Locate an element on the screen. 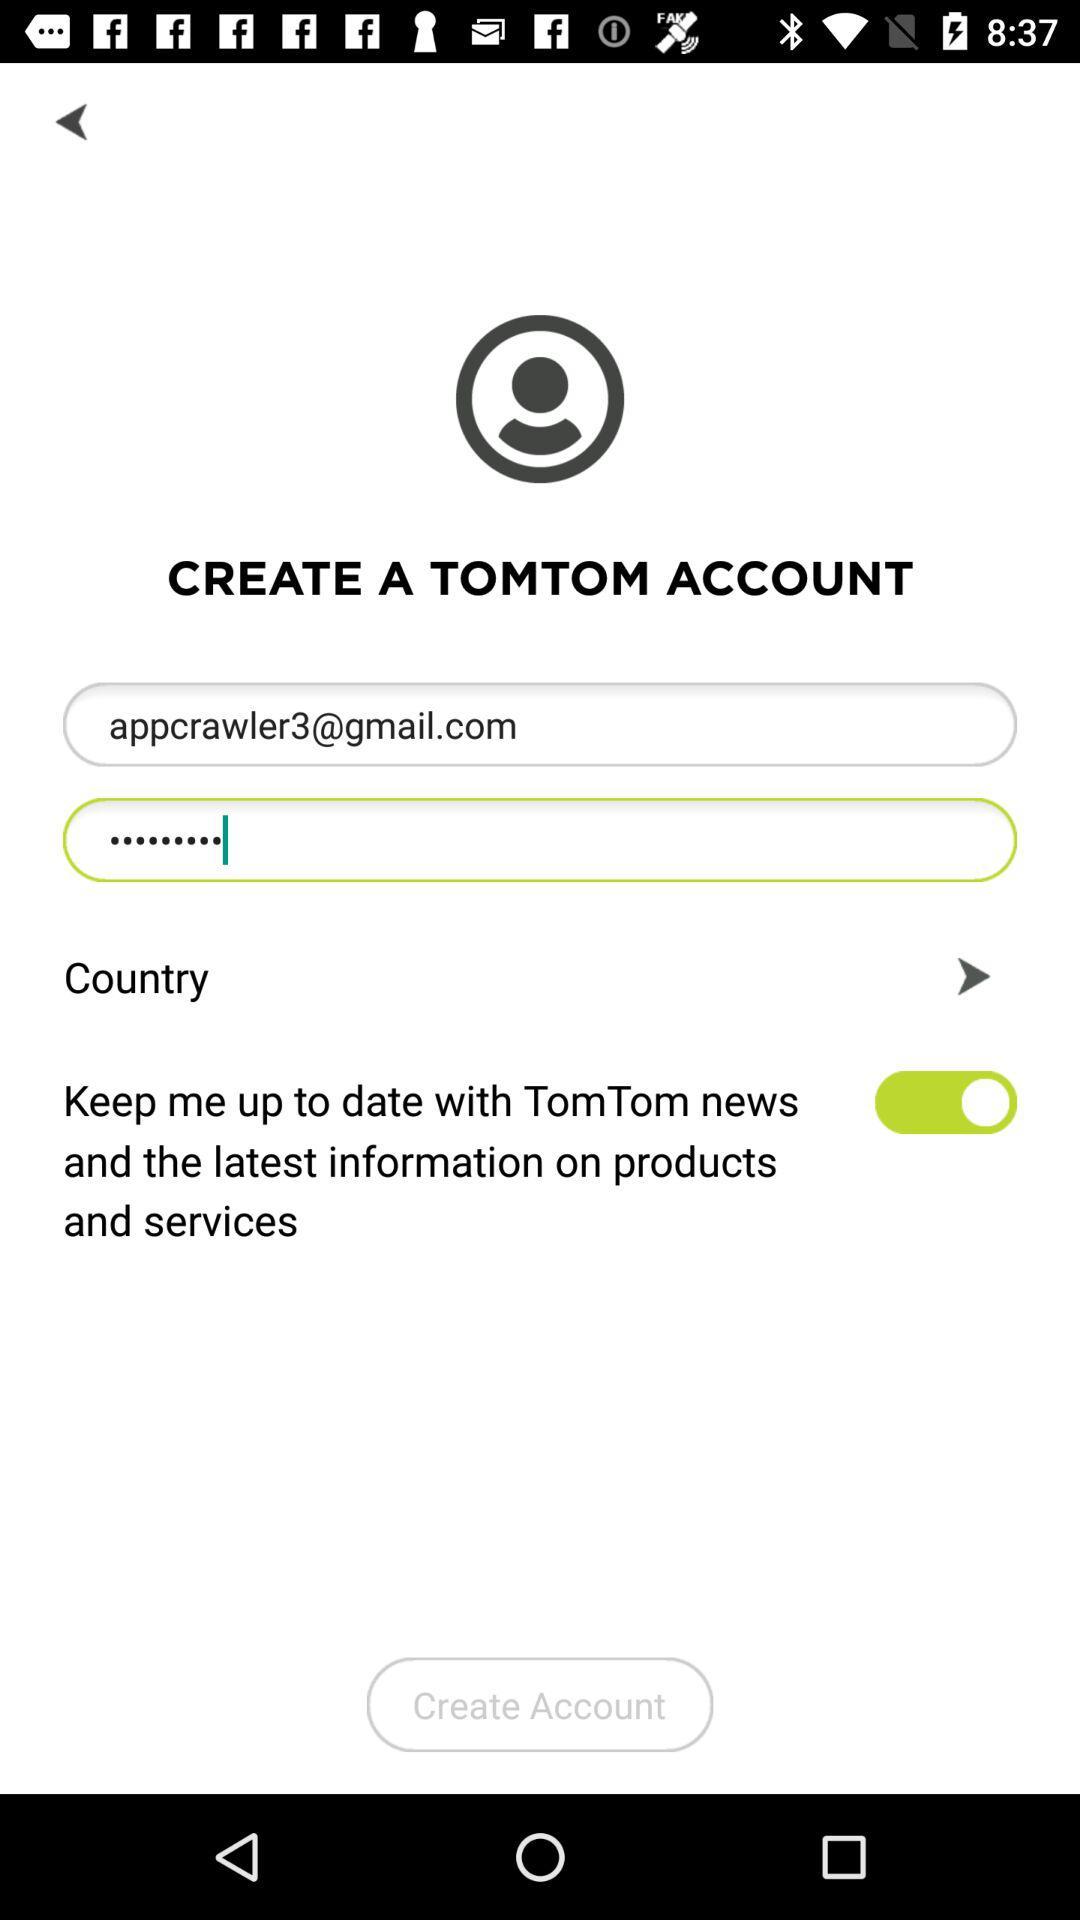 This screenshot has height=1920, width=1080. go back is located at coordinates (72, 119).